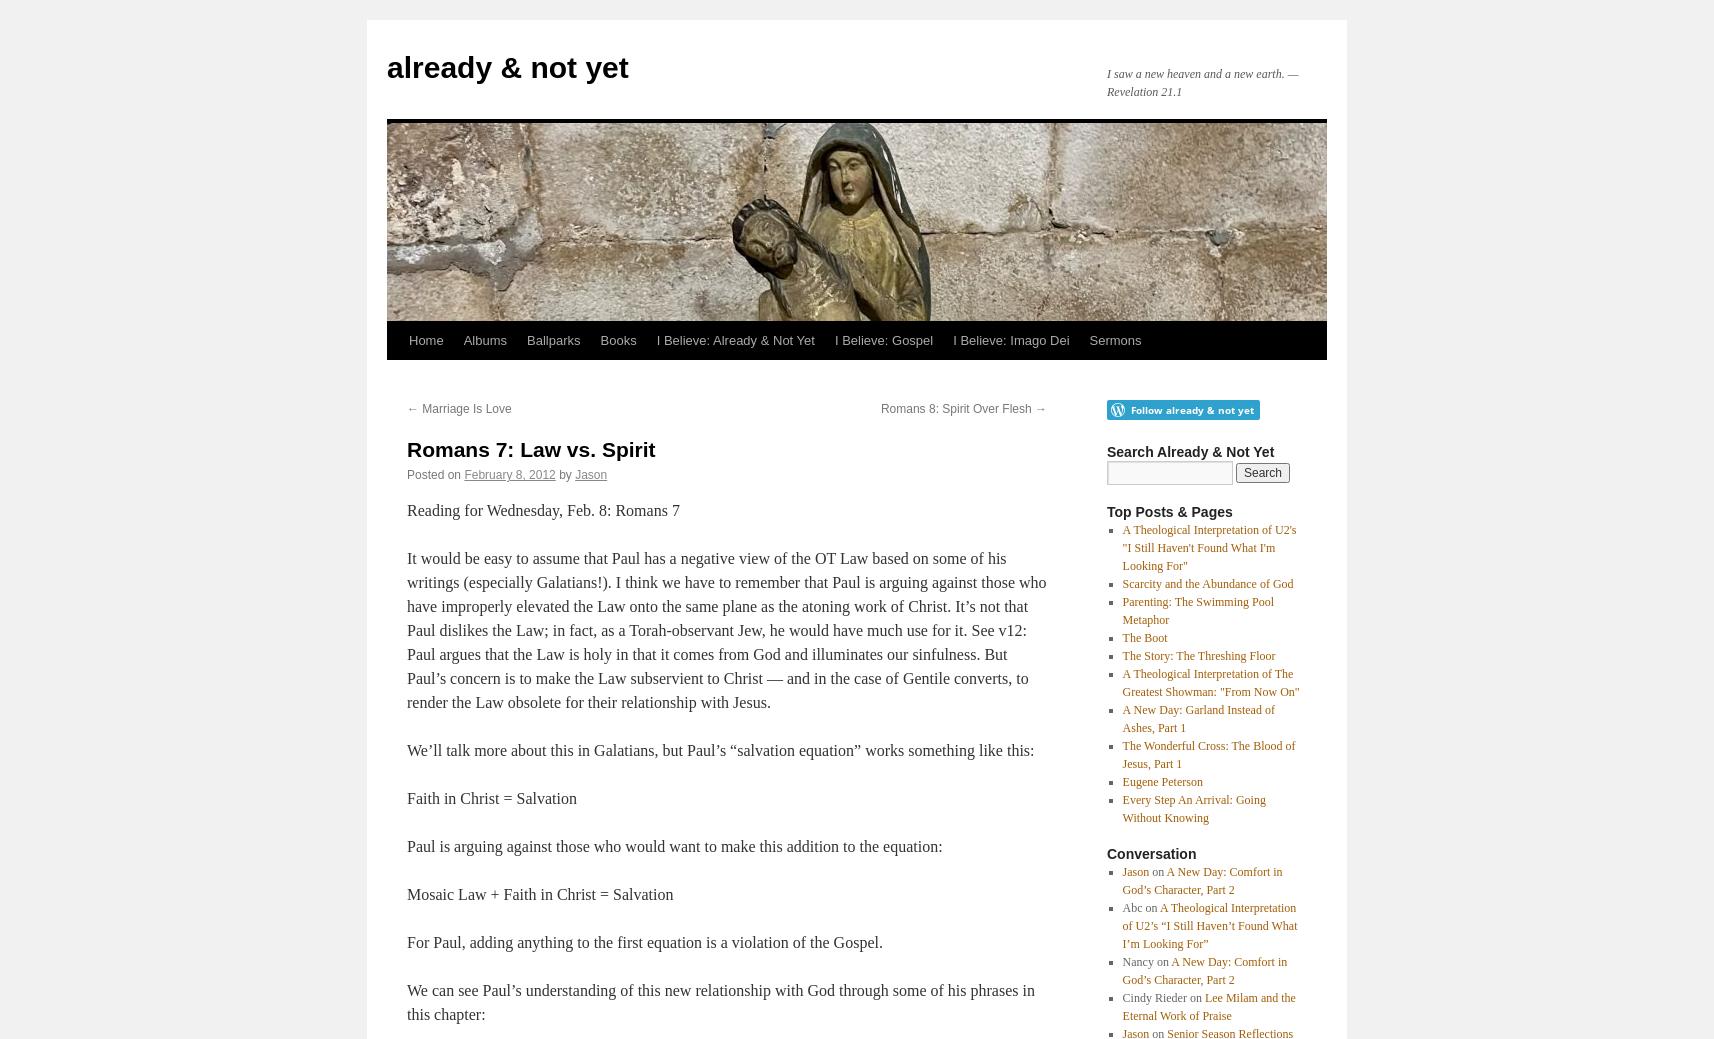 The height and width of the screenshot is (1039, 1714). Describe the element at coordinates (1207, 1006) in the screenshot. I see `'Lee Milam and the Eternal Work of Praise'` at that location.